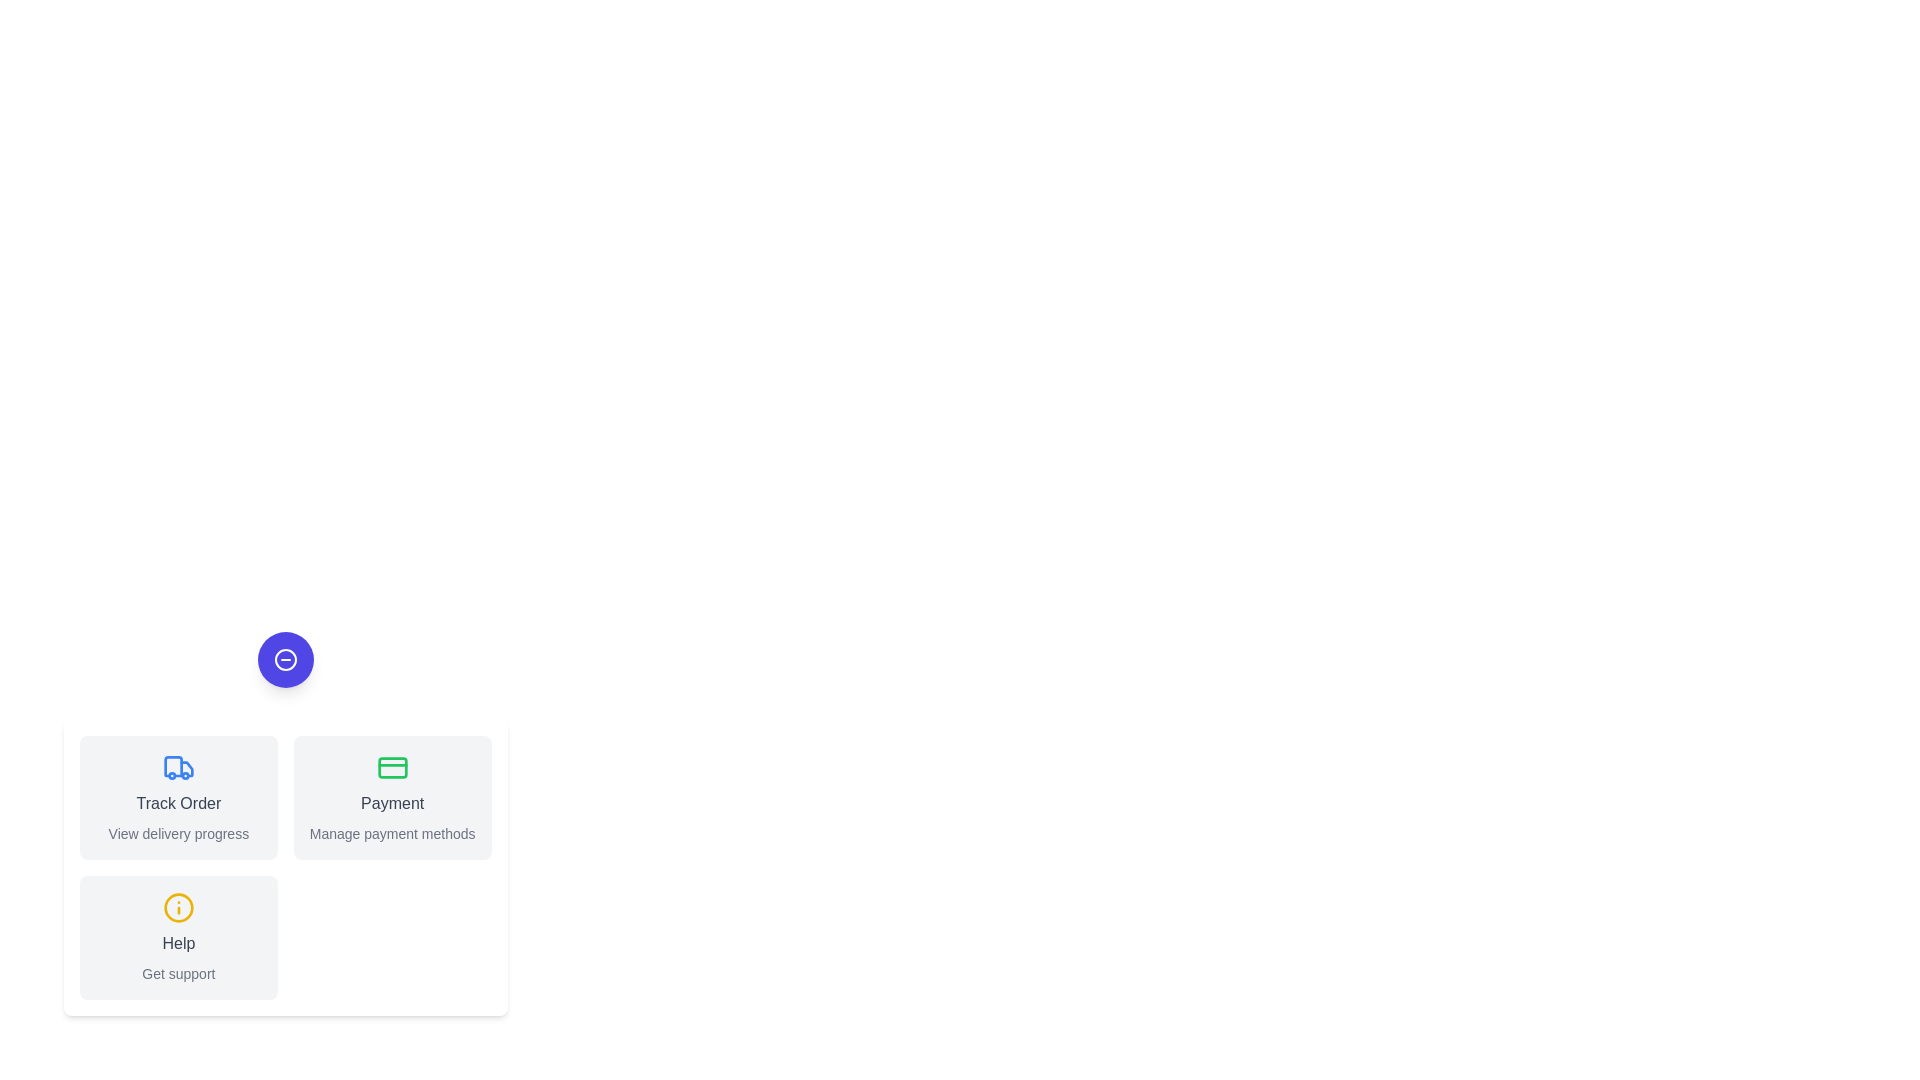  I want to click on toggle button to change the visibility of the quick actions menu, so click(284, 659).